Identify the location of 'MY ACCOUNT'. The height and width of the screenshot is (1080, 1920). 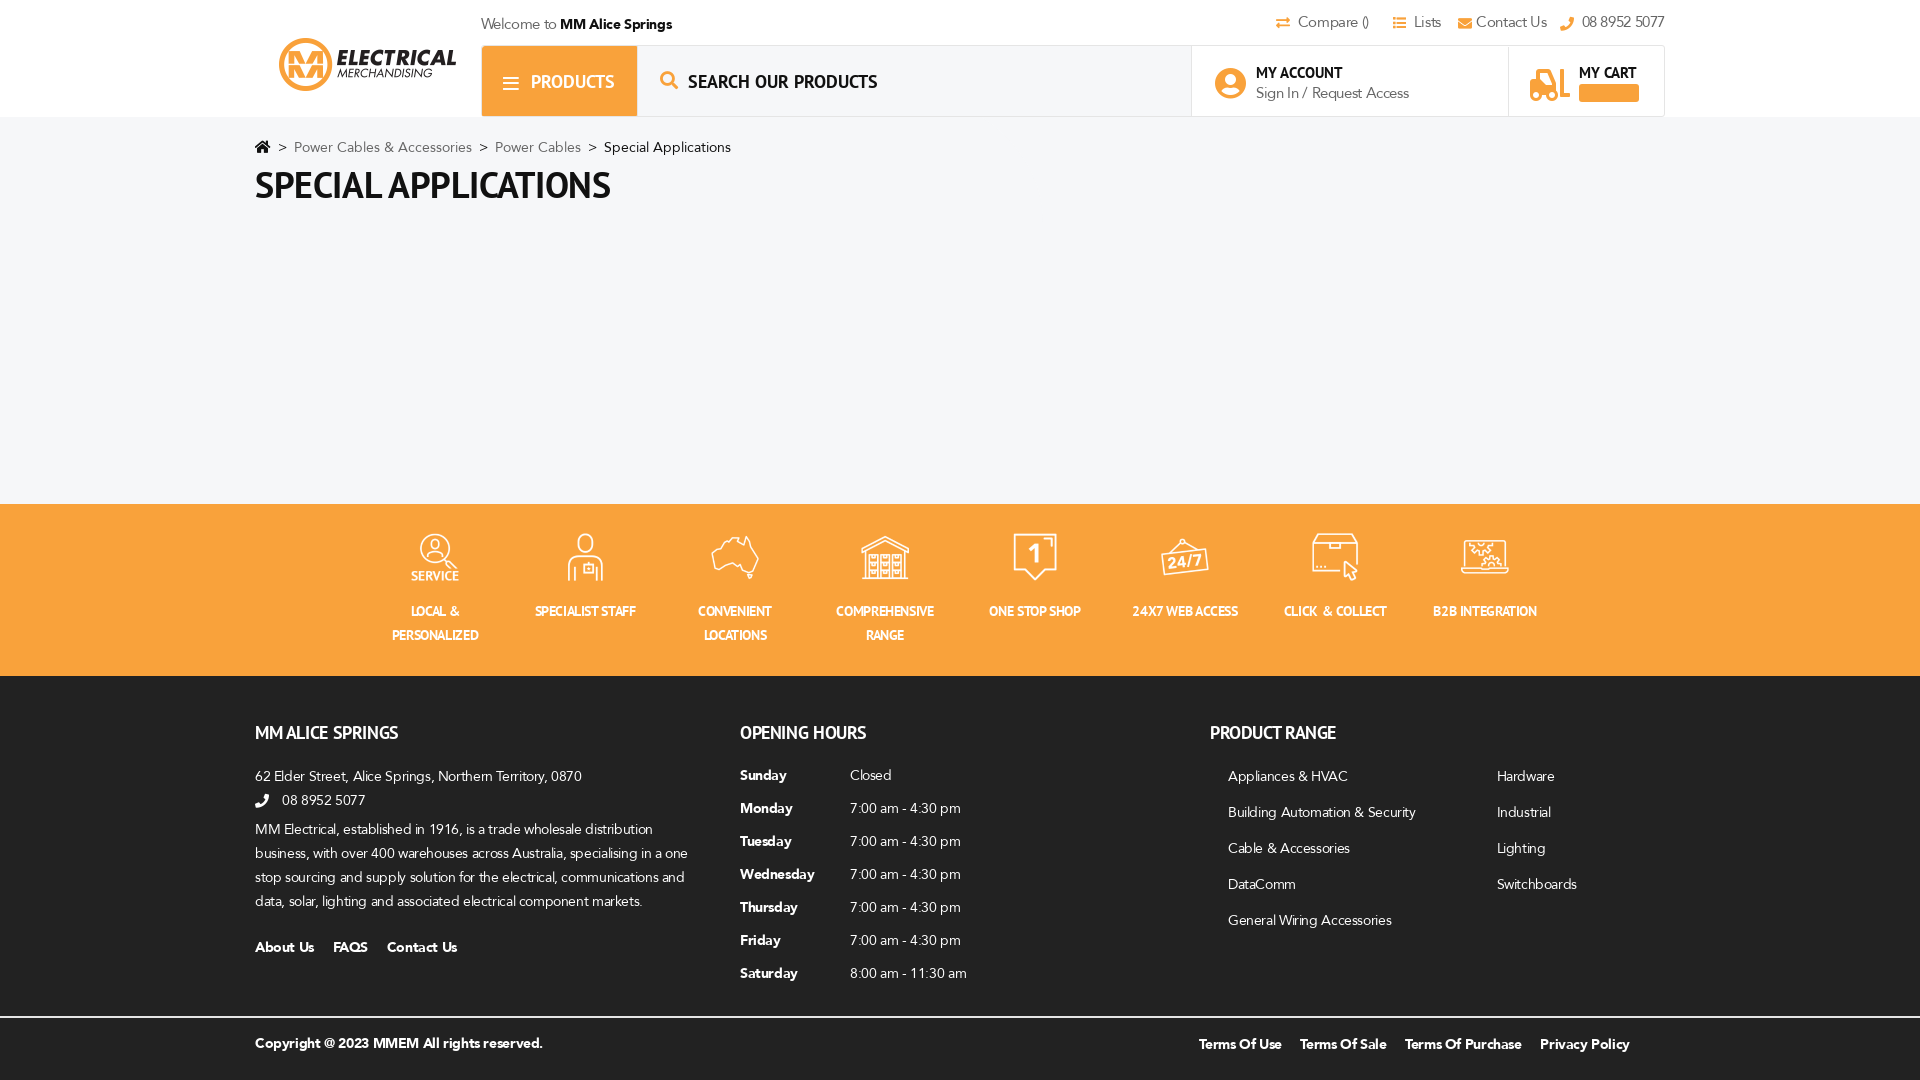
(1321, 71).